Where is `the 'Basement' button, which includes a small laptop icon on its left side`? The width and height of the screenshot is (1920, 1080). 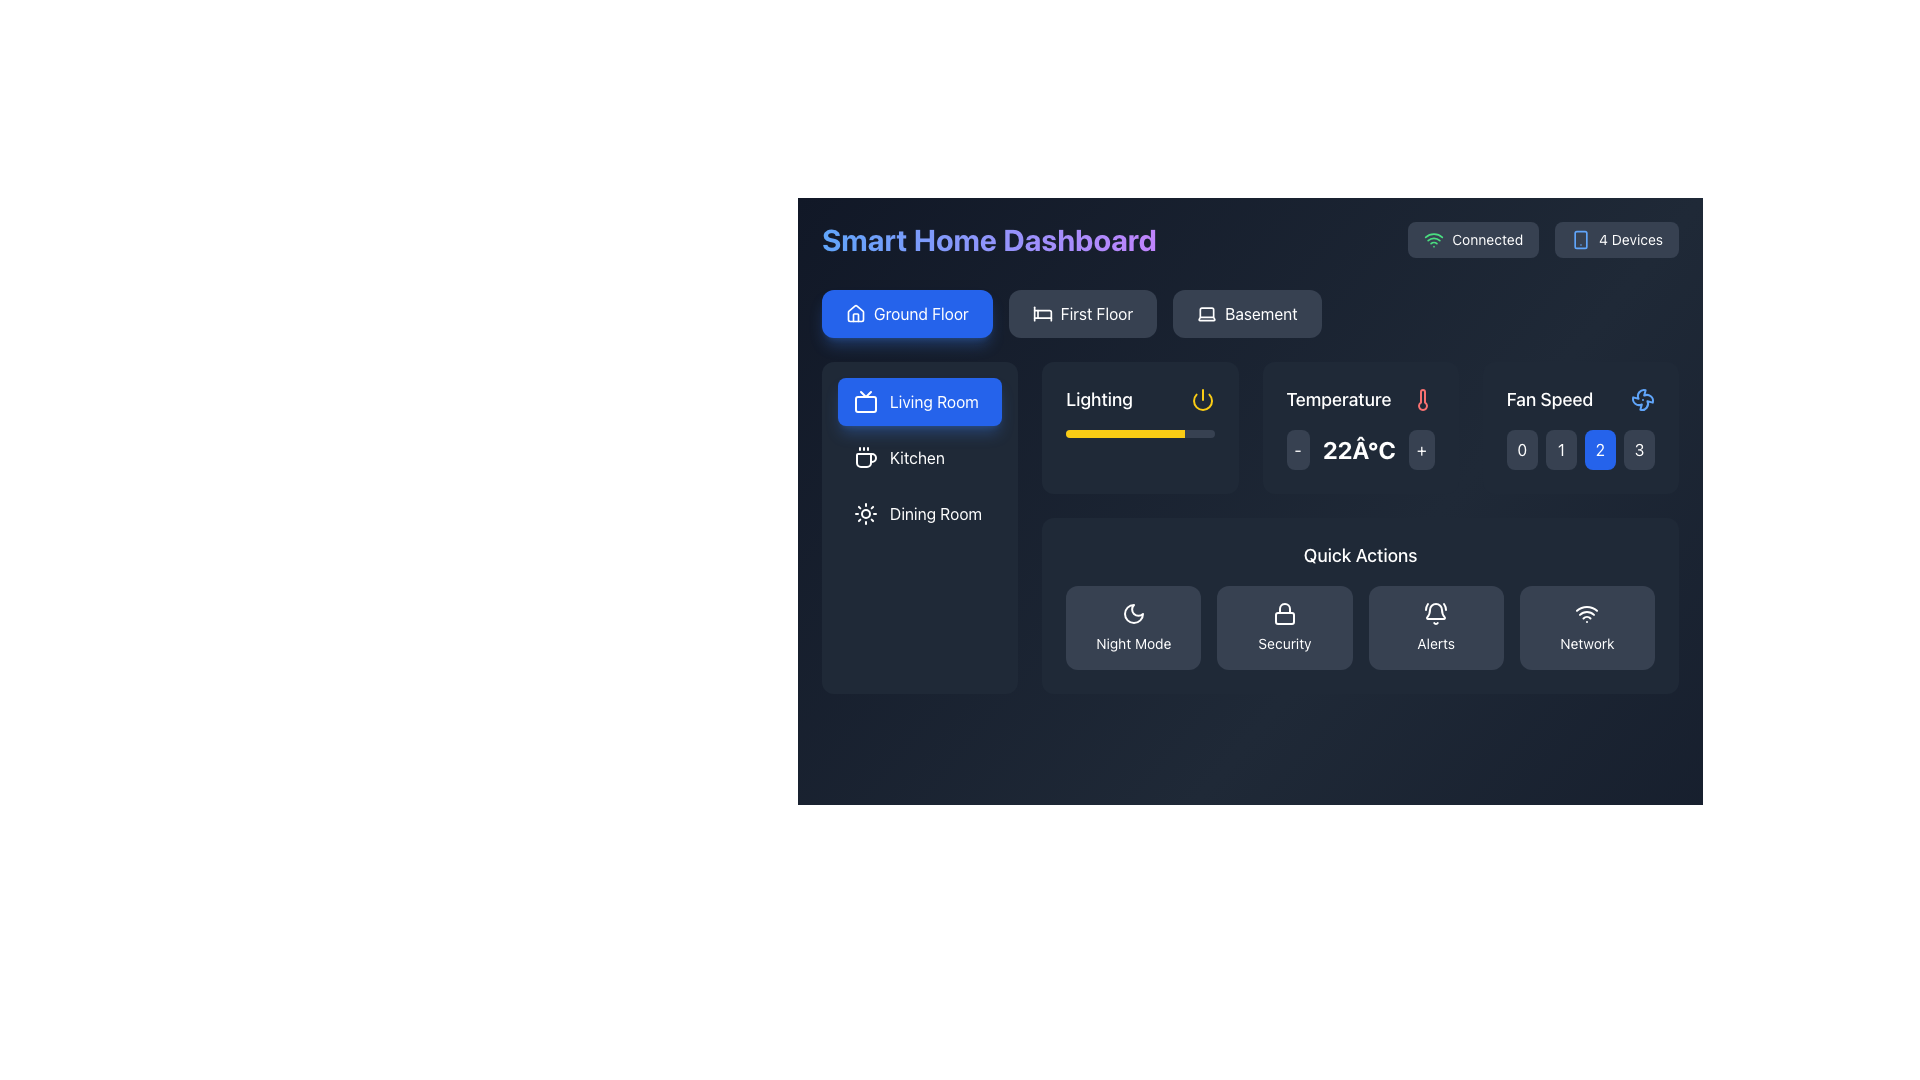 the 'Basement' button, which includes a small laptop icon on its left side is located at coordinates (1206, 313).